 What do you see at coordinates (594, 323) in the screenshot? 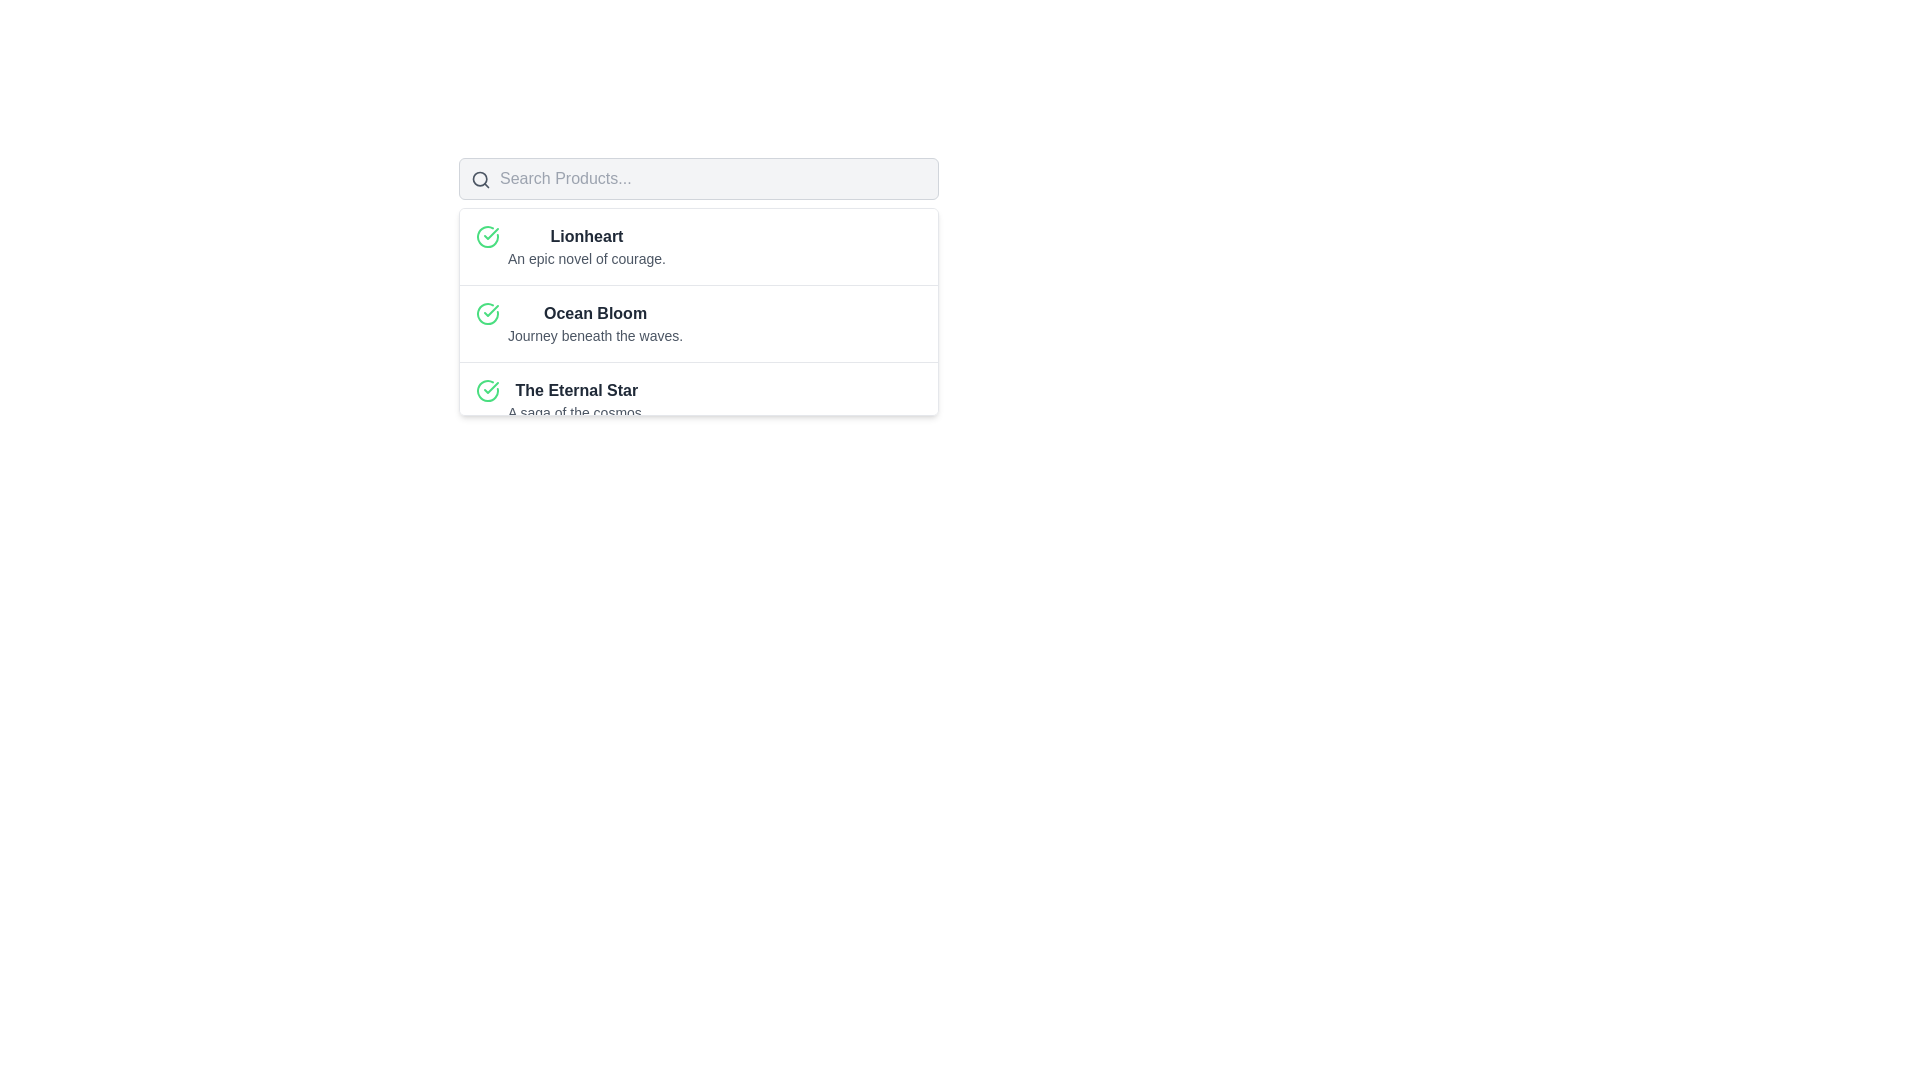
I see `the 'Ocean Bloom' text block element, which consists of two lines of text in bold dark gray and lighter gray` at bounding box center [594, 323].